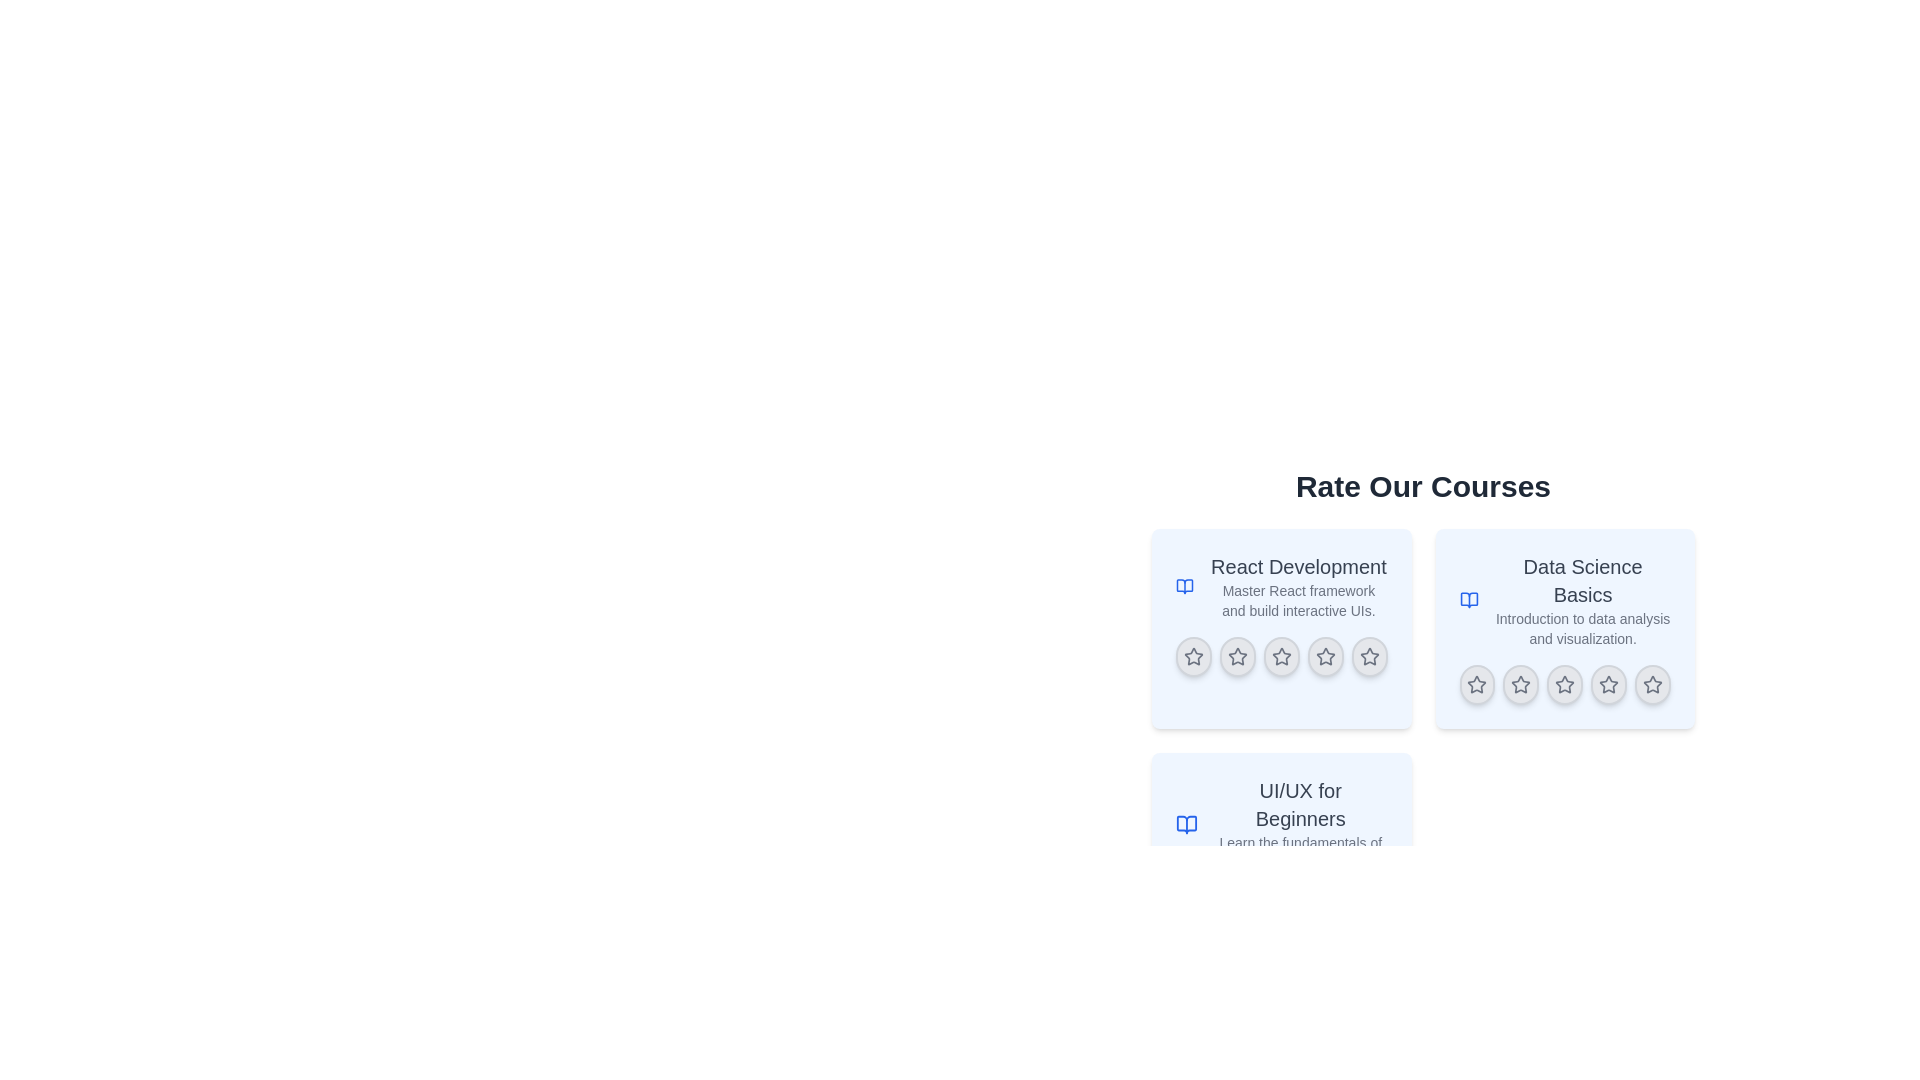 The image size is (1920, 1080). What do you see at coordinates (1477, 684) in the screenshot?
I see `the circular button with a grayish background and a star icon located in the second rating row under the 'Data Science Basics' section` at bounding box center [1477, 684].